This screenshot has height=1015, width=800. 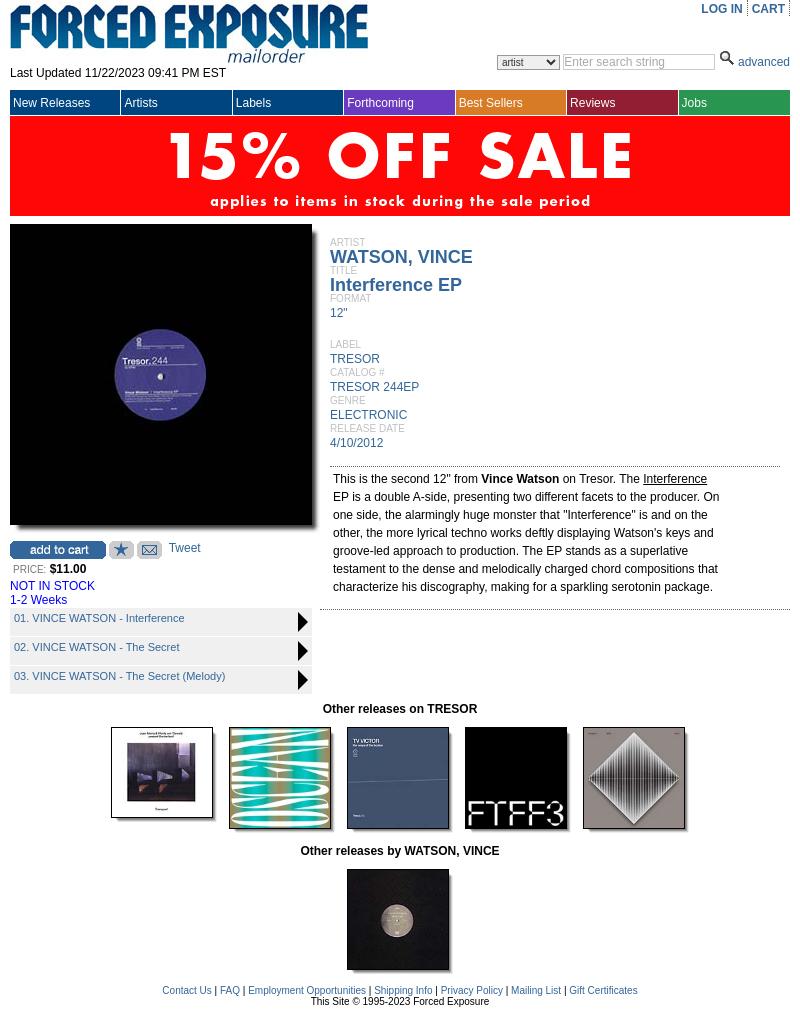 What do you see at coordinates (356, 442) in the screenshot?
I see `'4/10/2012'` at bounding box center [356, 442].